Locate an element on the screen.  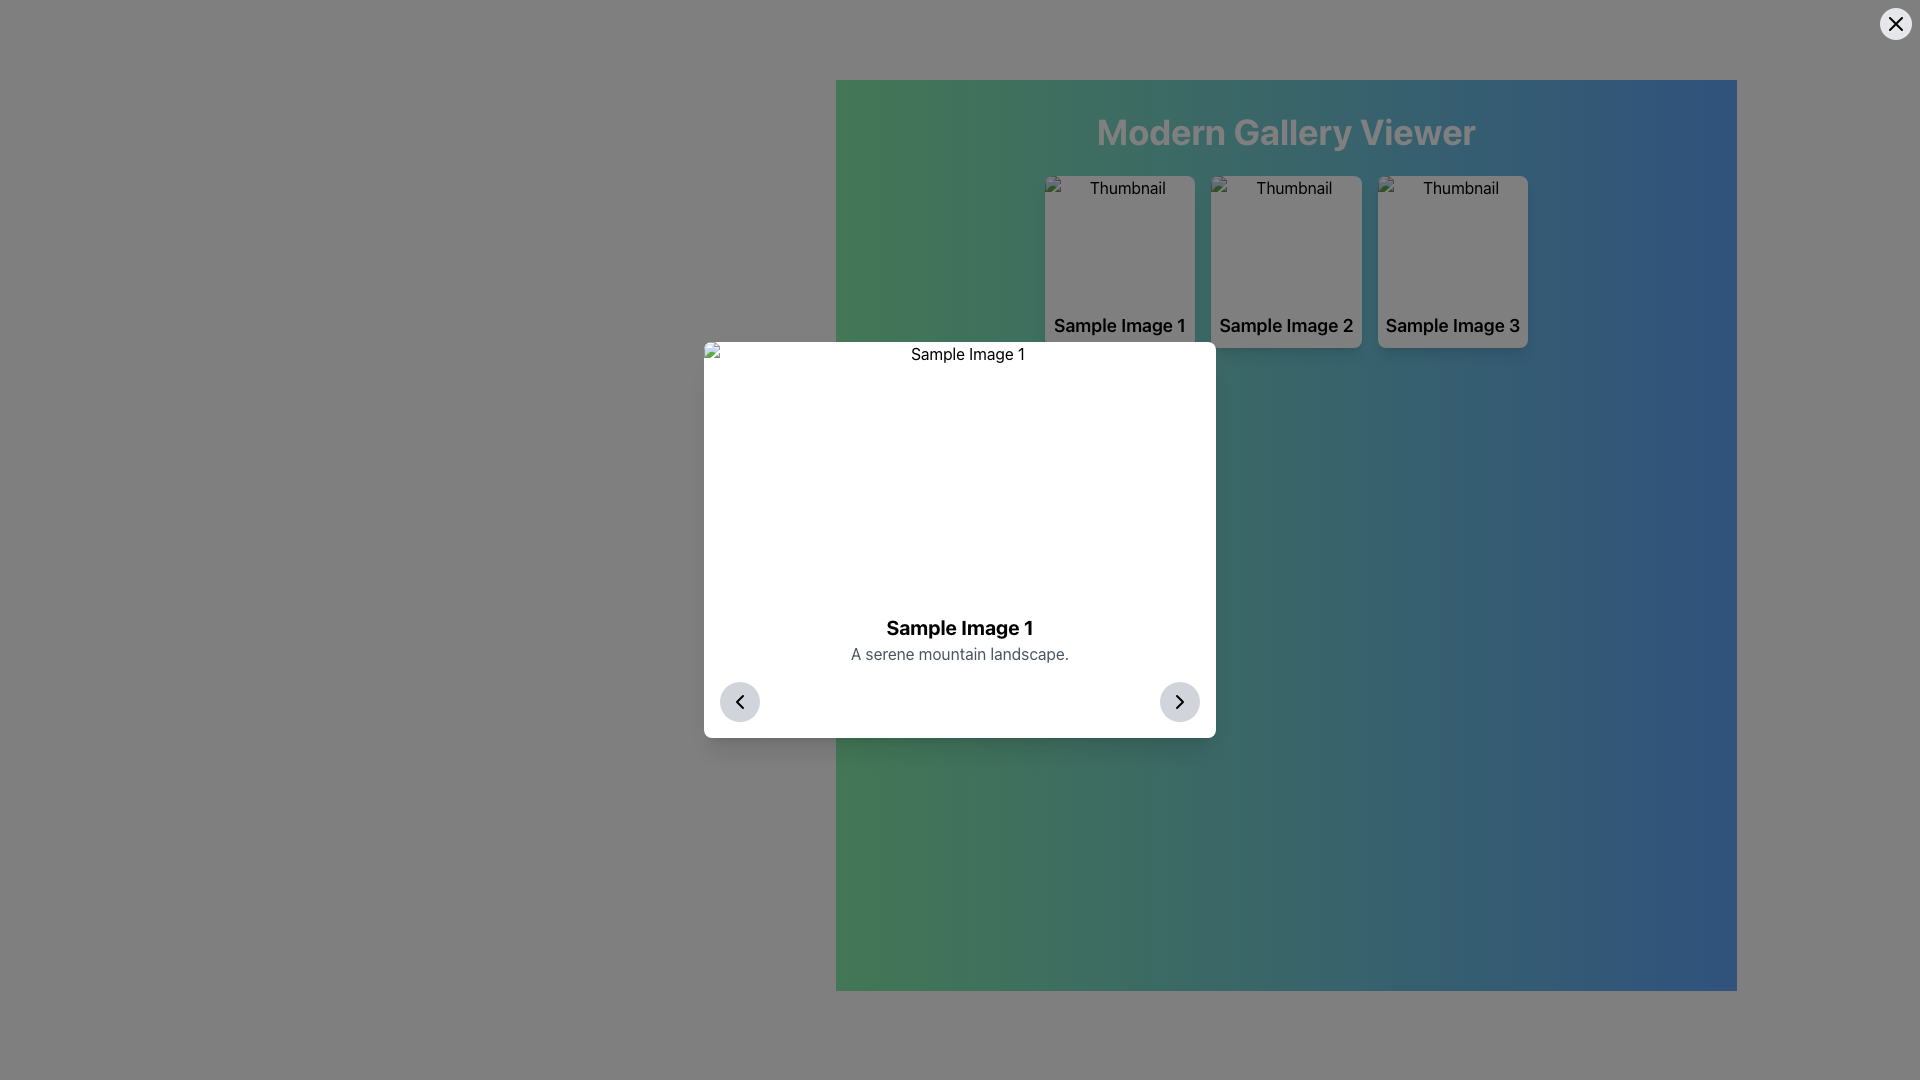
the rightward-facing chevron icon button, which is a black arrow on a gray circular background, located at the bottom-right corner of the white modal is located at coordinates (1180, 701).